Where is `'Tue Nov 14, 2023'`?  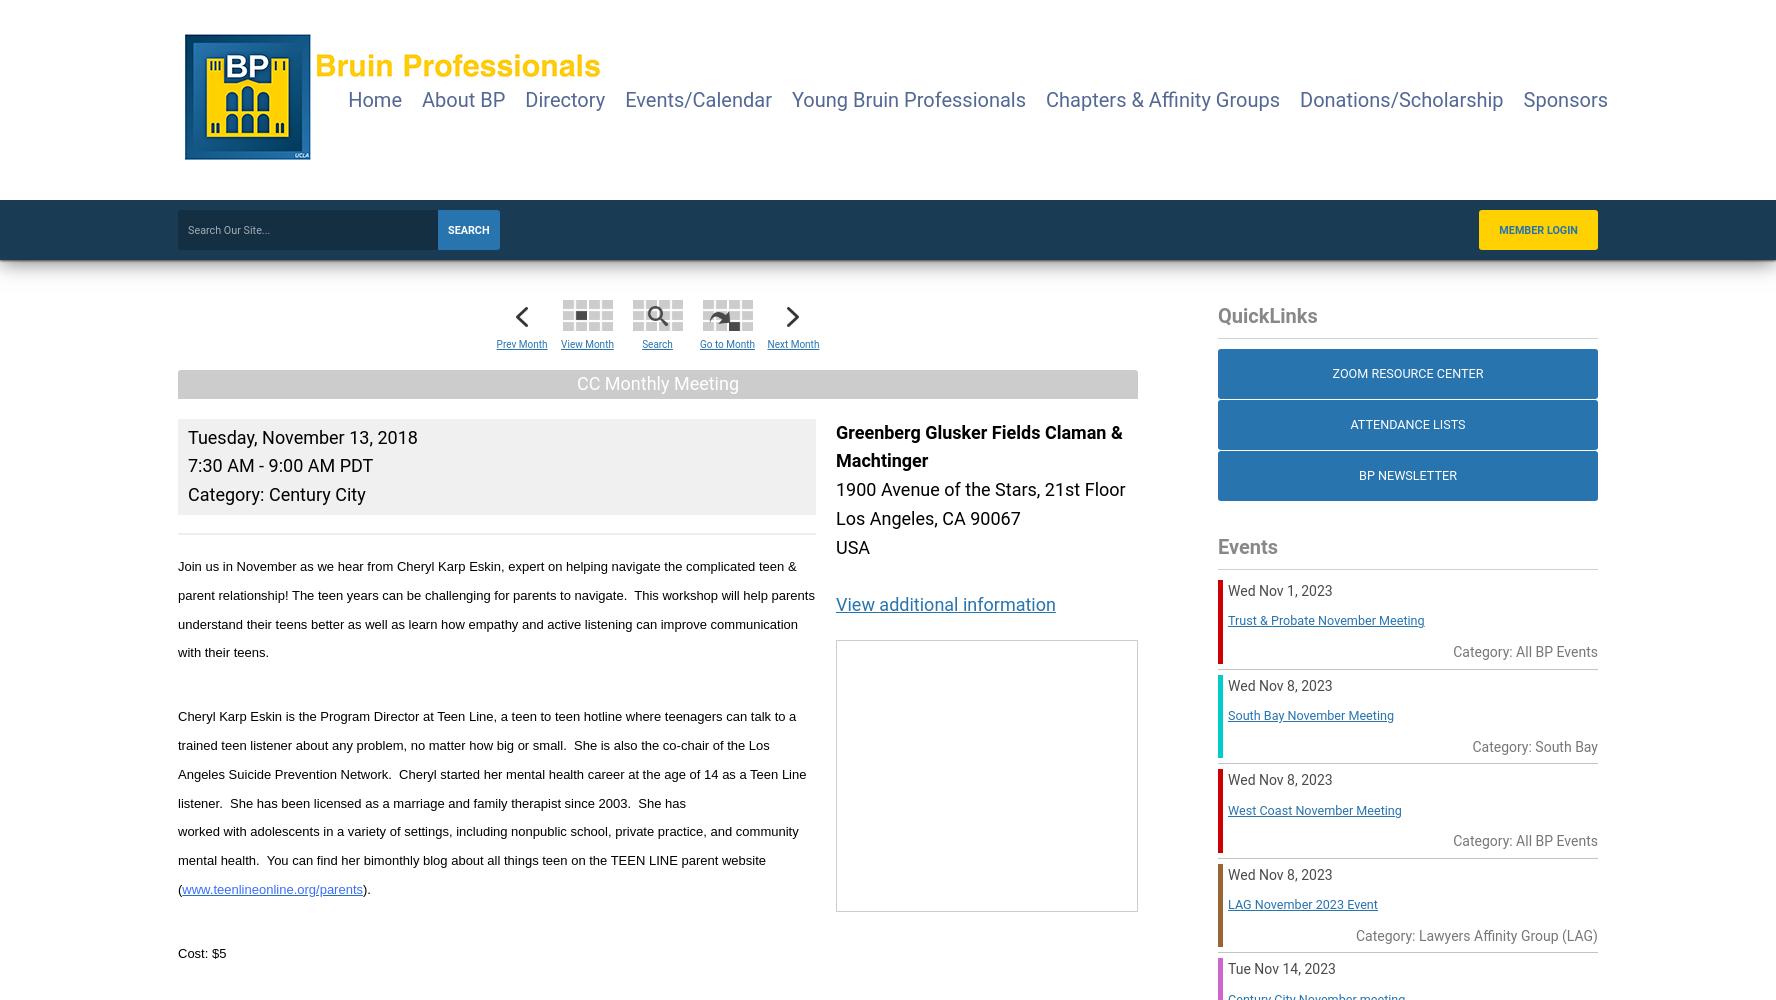
'Tue Nov 14, 2023' is located at coordinates (1281, 968).